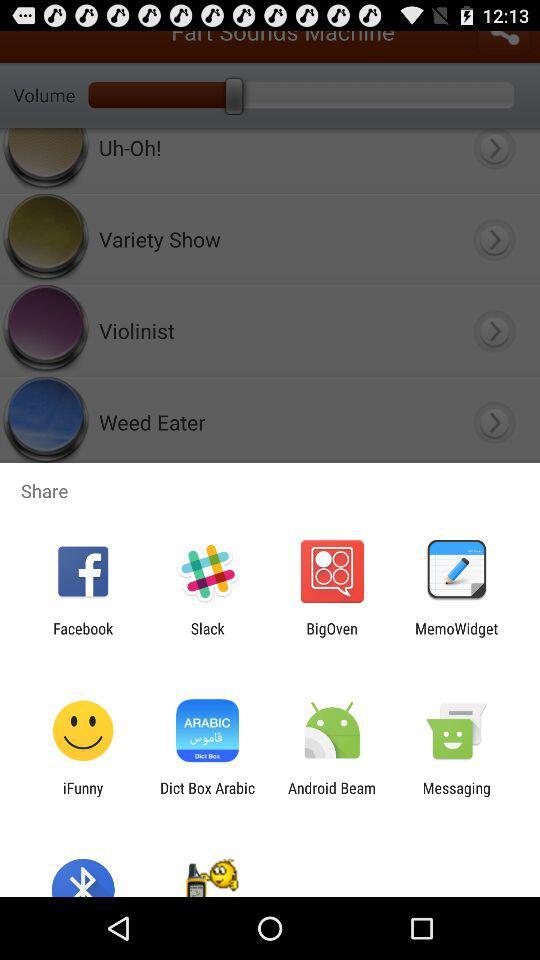 Image resolution: width=540 pixels, height=960 pixels. I want to click on icon to the right of ifunny app, so click(206, 796).